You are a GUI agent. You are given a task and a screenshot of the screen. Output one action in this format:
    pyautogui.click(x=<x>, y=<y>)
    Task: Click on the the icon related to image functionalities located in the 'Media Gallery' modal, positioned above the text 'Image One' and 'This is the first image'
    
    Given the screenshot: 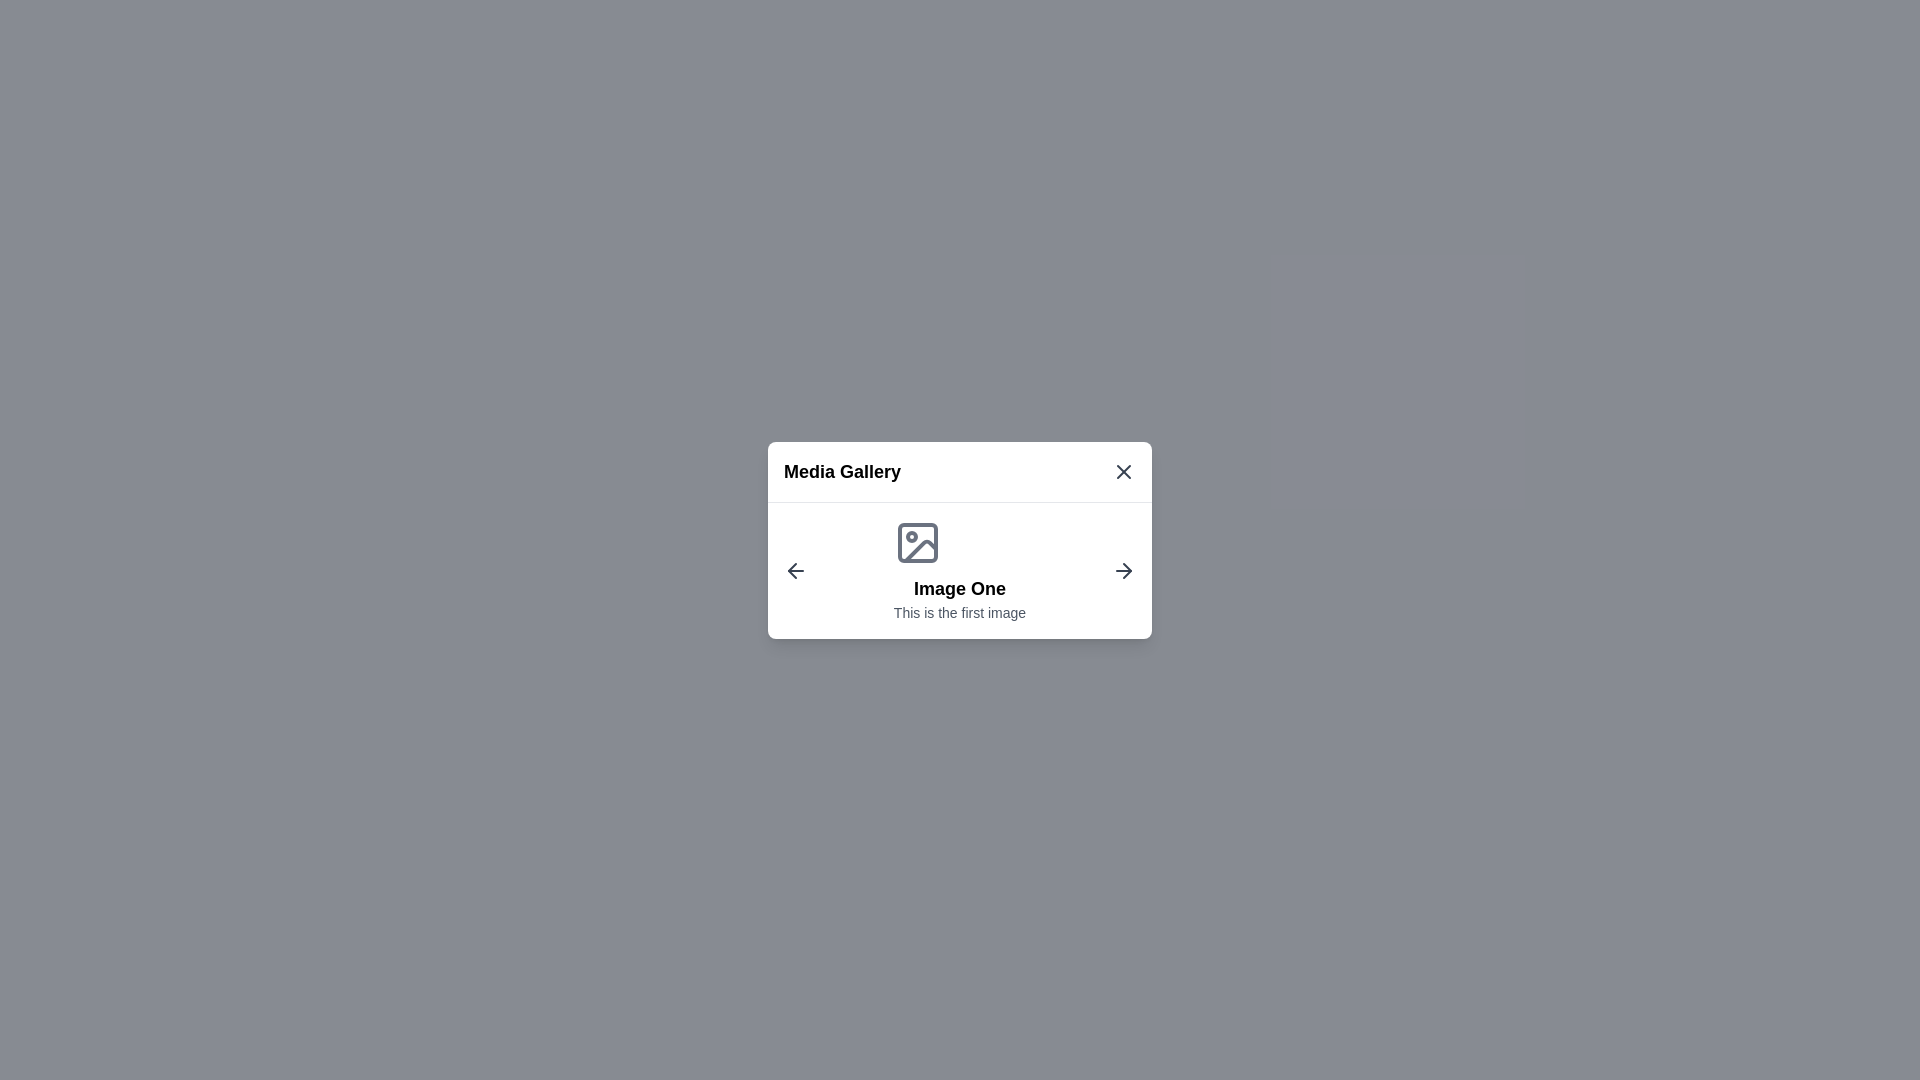 What is the action you would take?
    pyautogui.click(x=916, y=542)
    